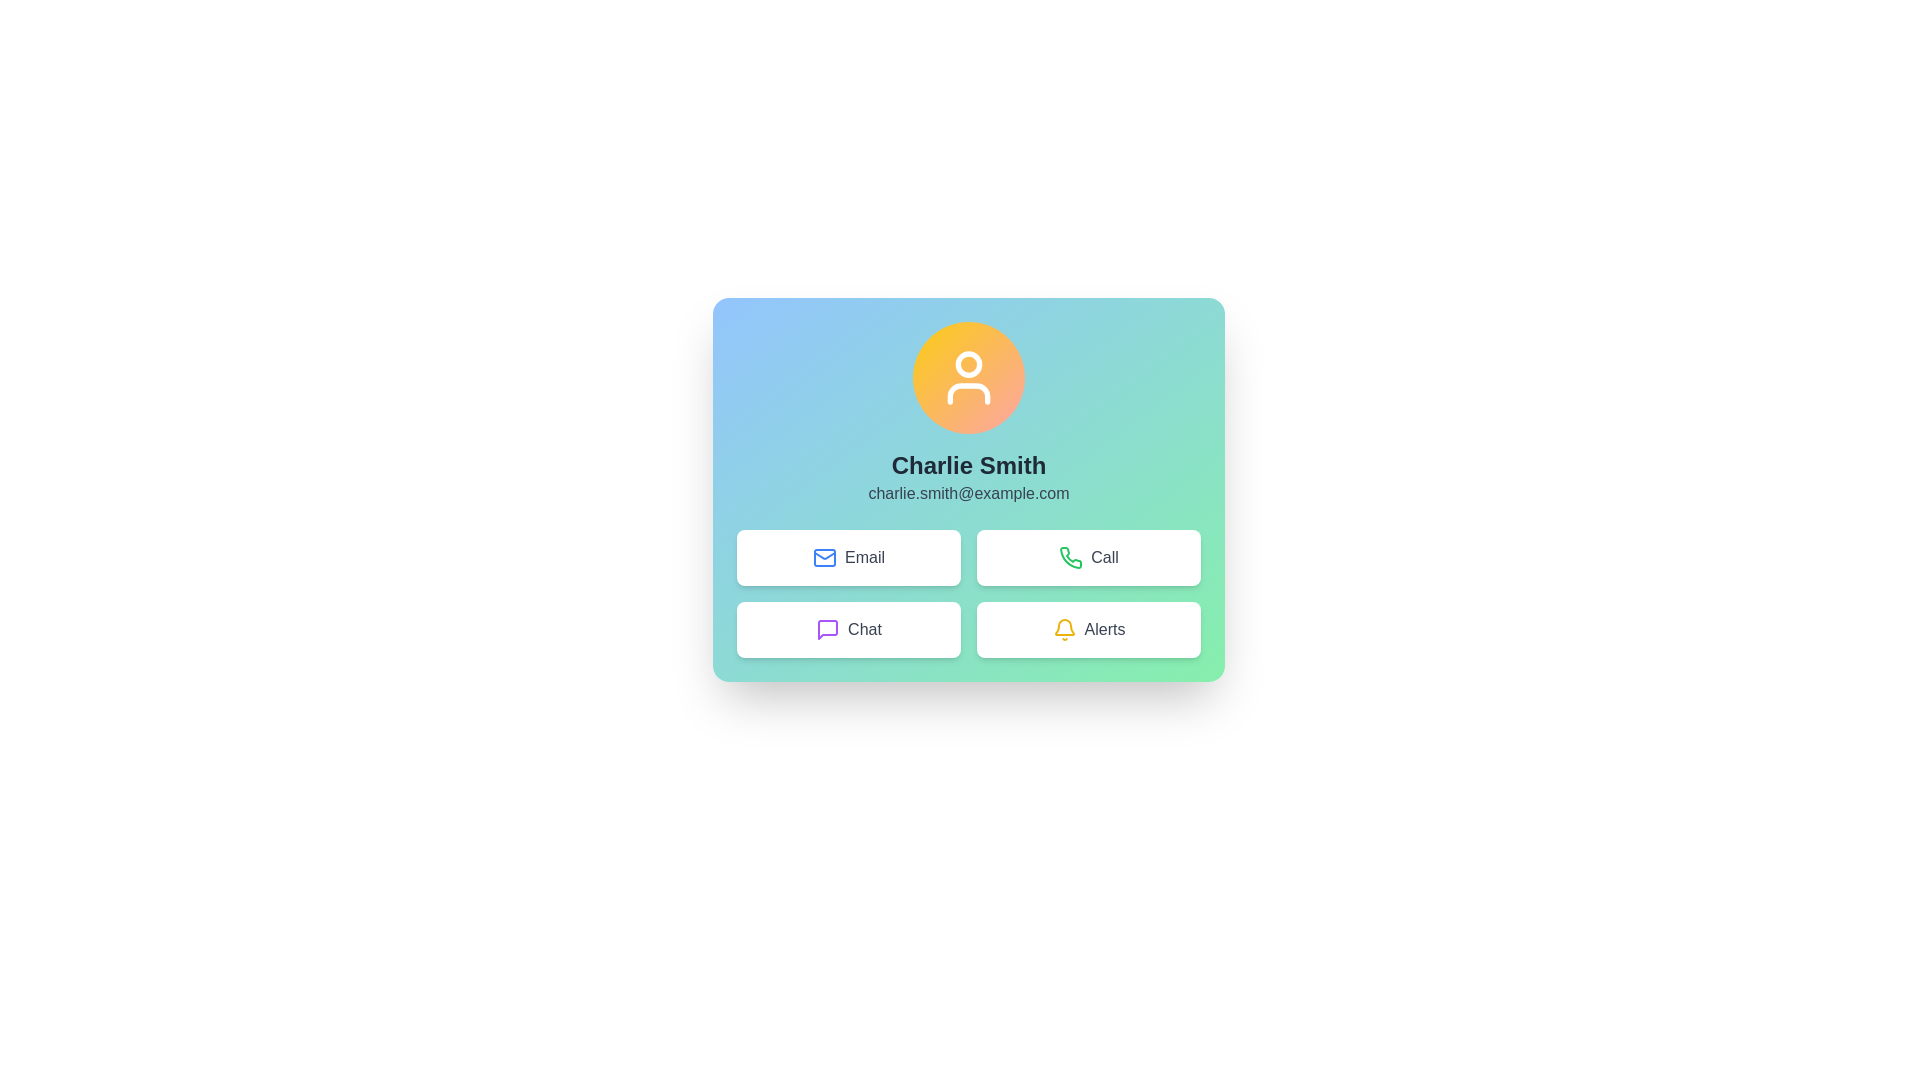 The width and height of the screenshot is (1920, 1080). Describe the element at coordinates (1070, 557) in the screenshot. I see `the call icon located in the top right corner of the 'Call' button` at that location.